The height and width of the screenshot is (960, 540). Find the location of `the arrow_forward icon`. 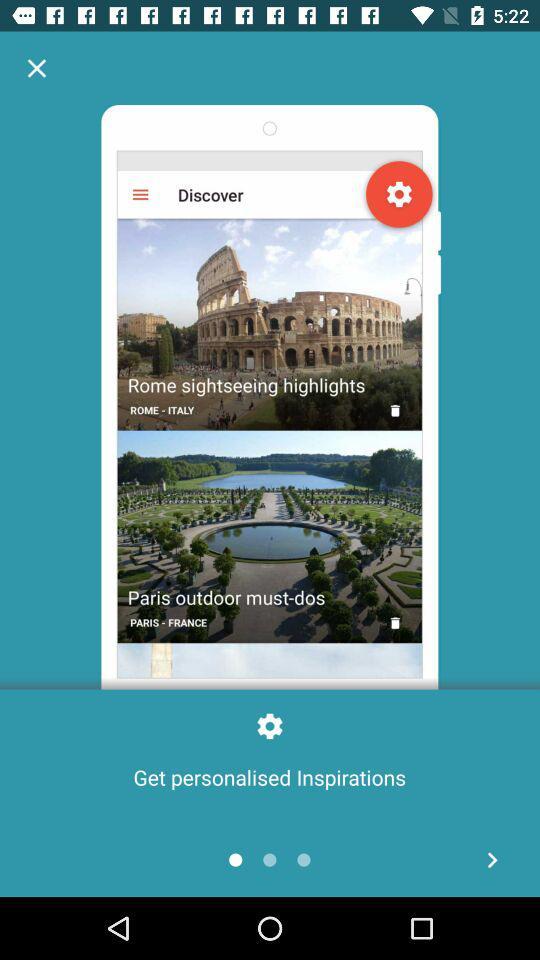

the arrow_forward icon is located at coordinates (491, 859).